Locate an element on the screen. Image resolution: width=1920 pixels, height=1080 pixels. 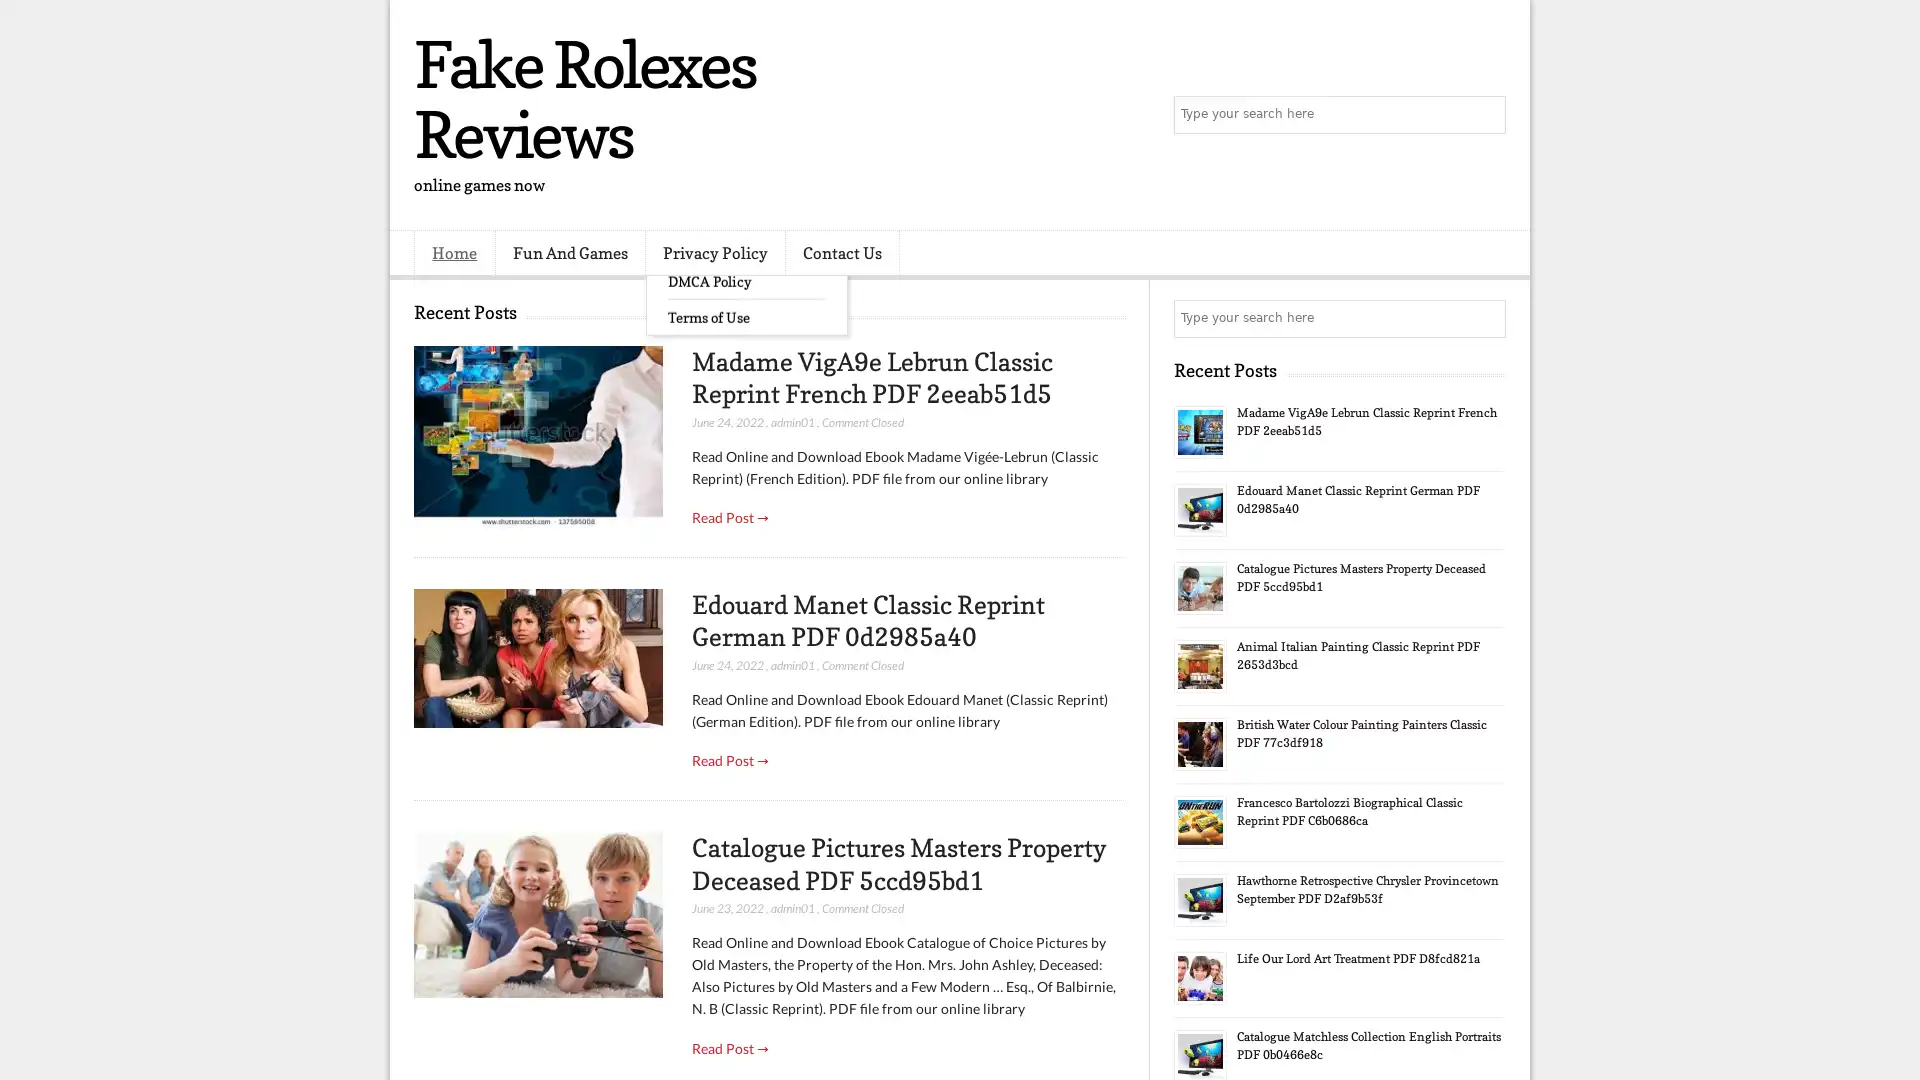
Search is located at coordinates (1485, 318).